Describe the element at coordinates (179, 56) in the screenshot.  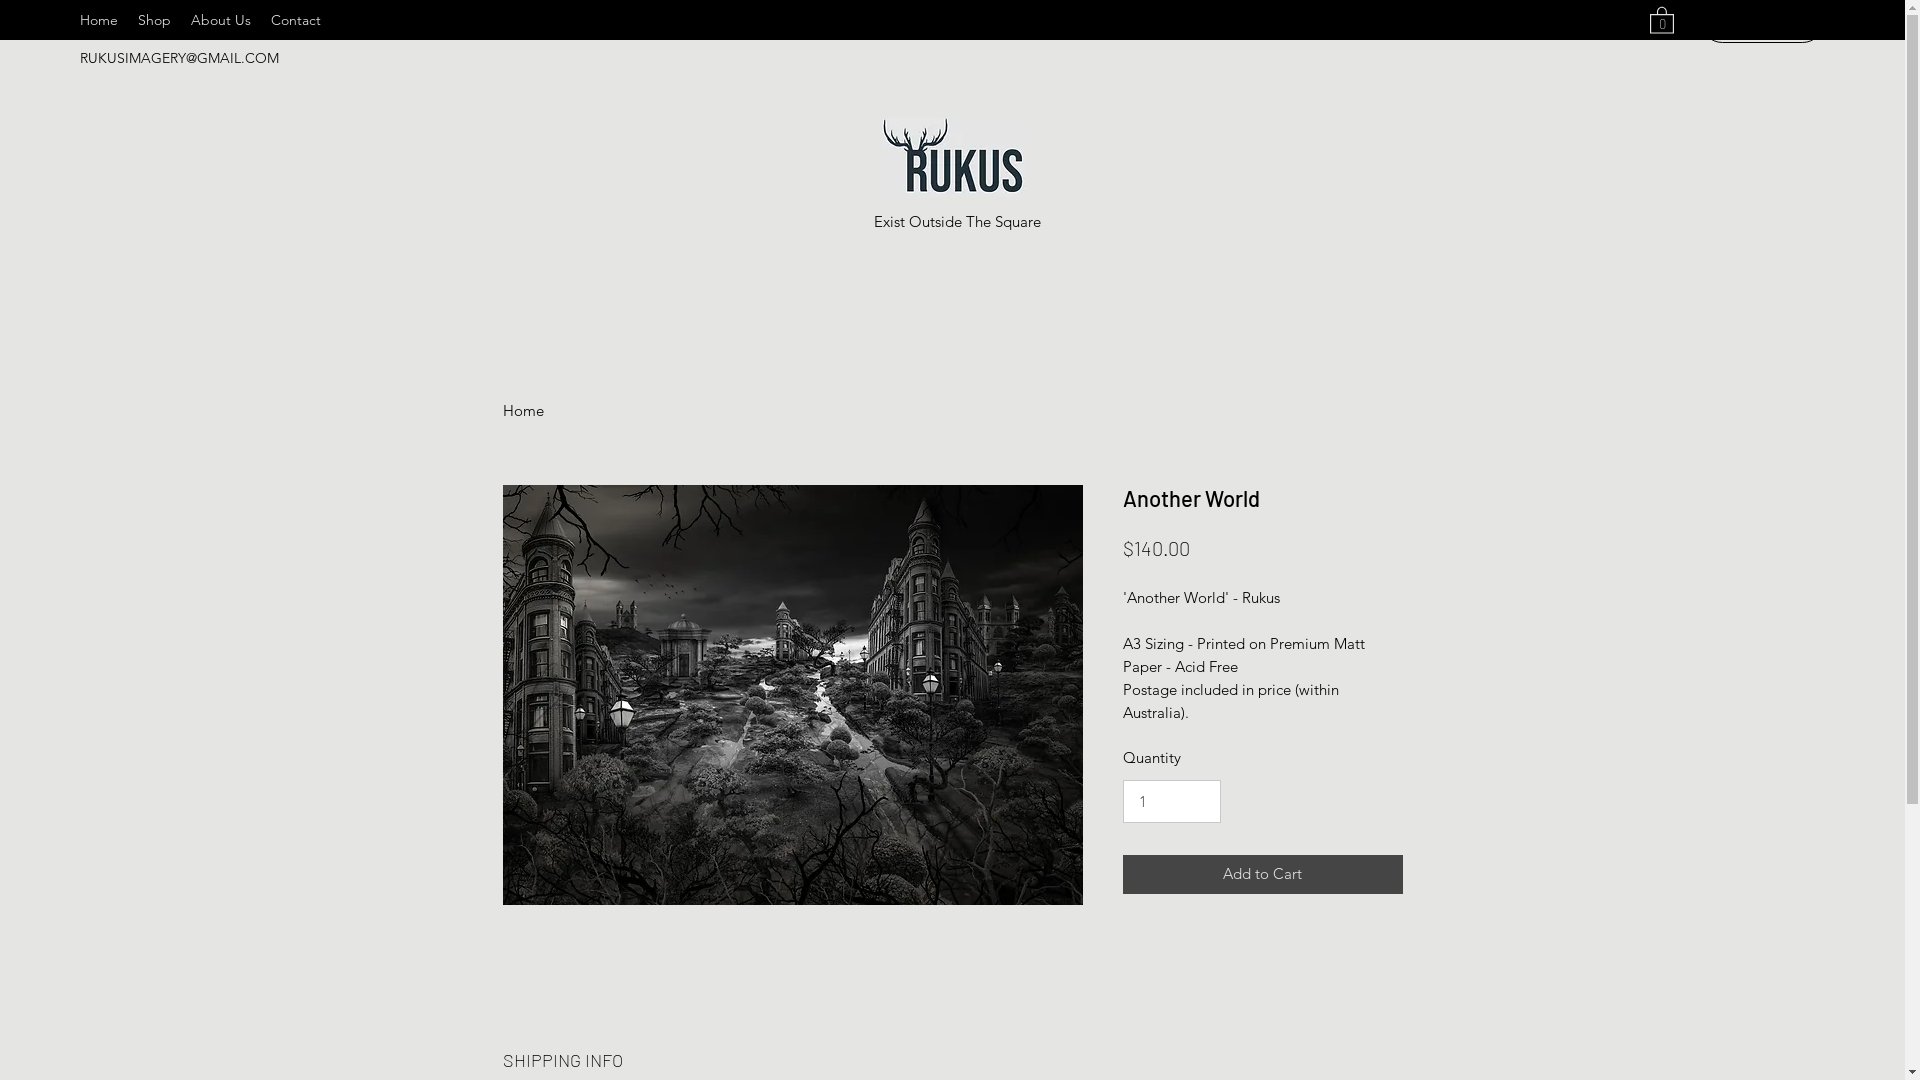
I see `'RUKUSIMAGERY@GMAIL.COM'` at that location.